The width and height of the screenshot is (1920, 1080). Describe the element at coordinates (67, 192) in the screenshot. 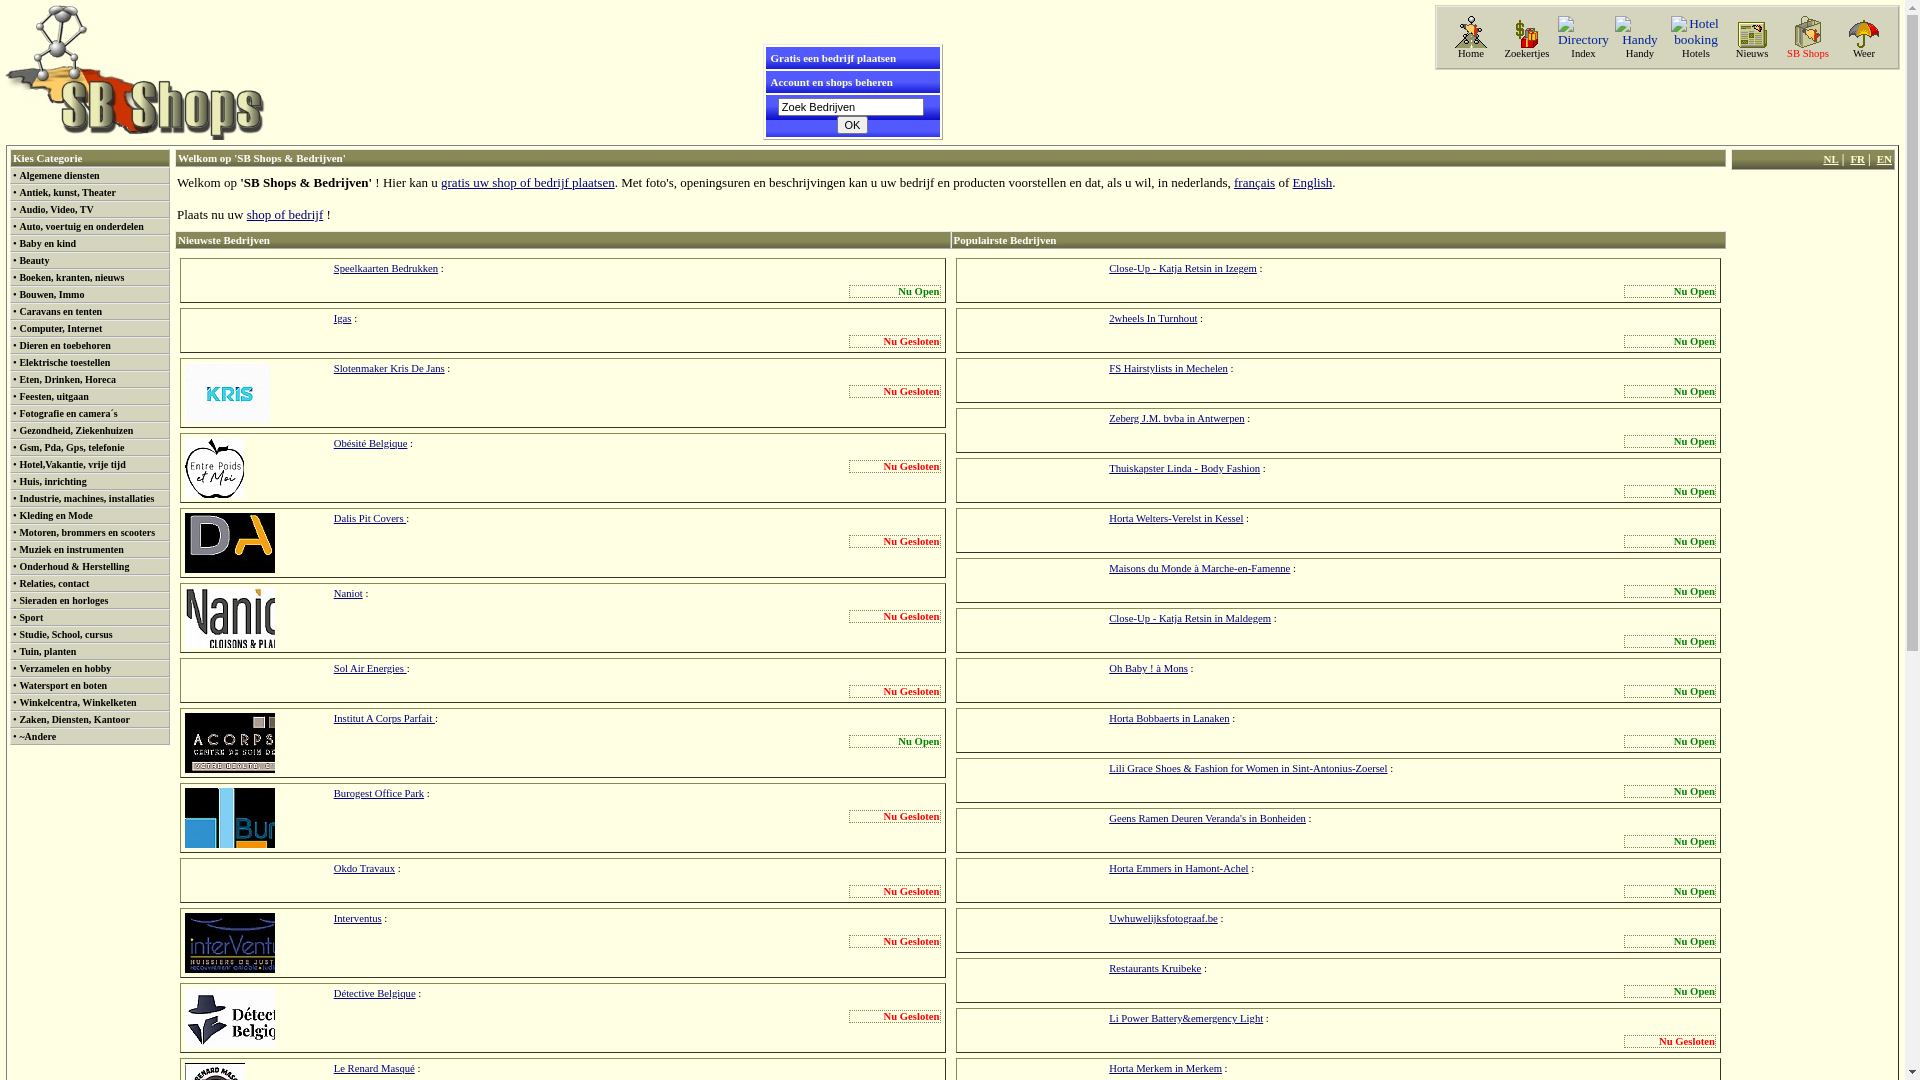

I see `'Antiek, kunst, Theater'` at that location.